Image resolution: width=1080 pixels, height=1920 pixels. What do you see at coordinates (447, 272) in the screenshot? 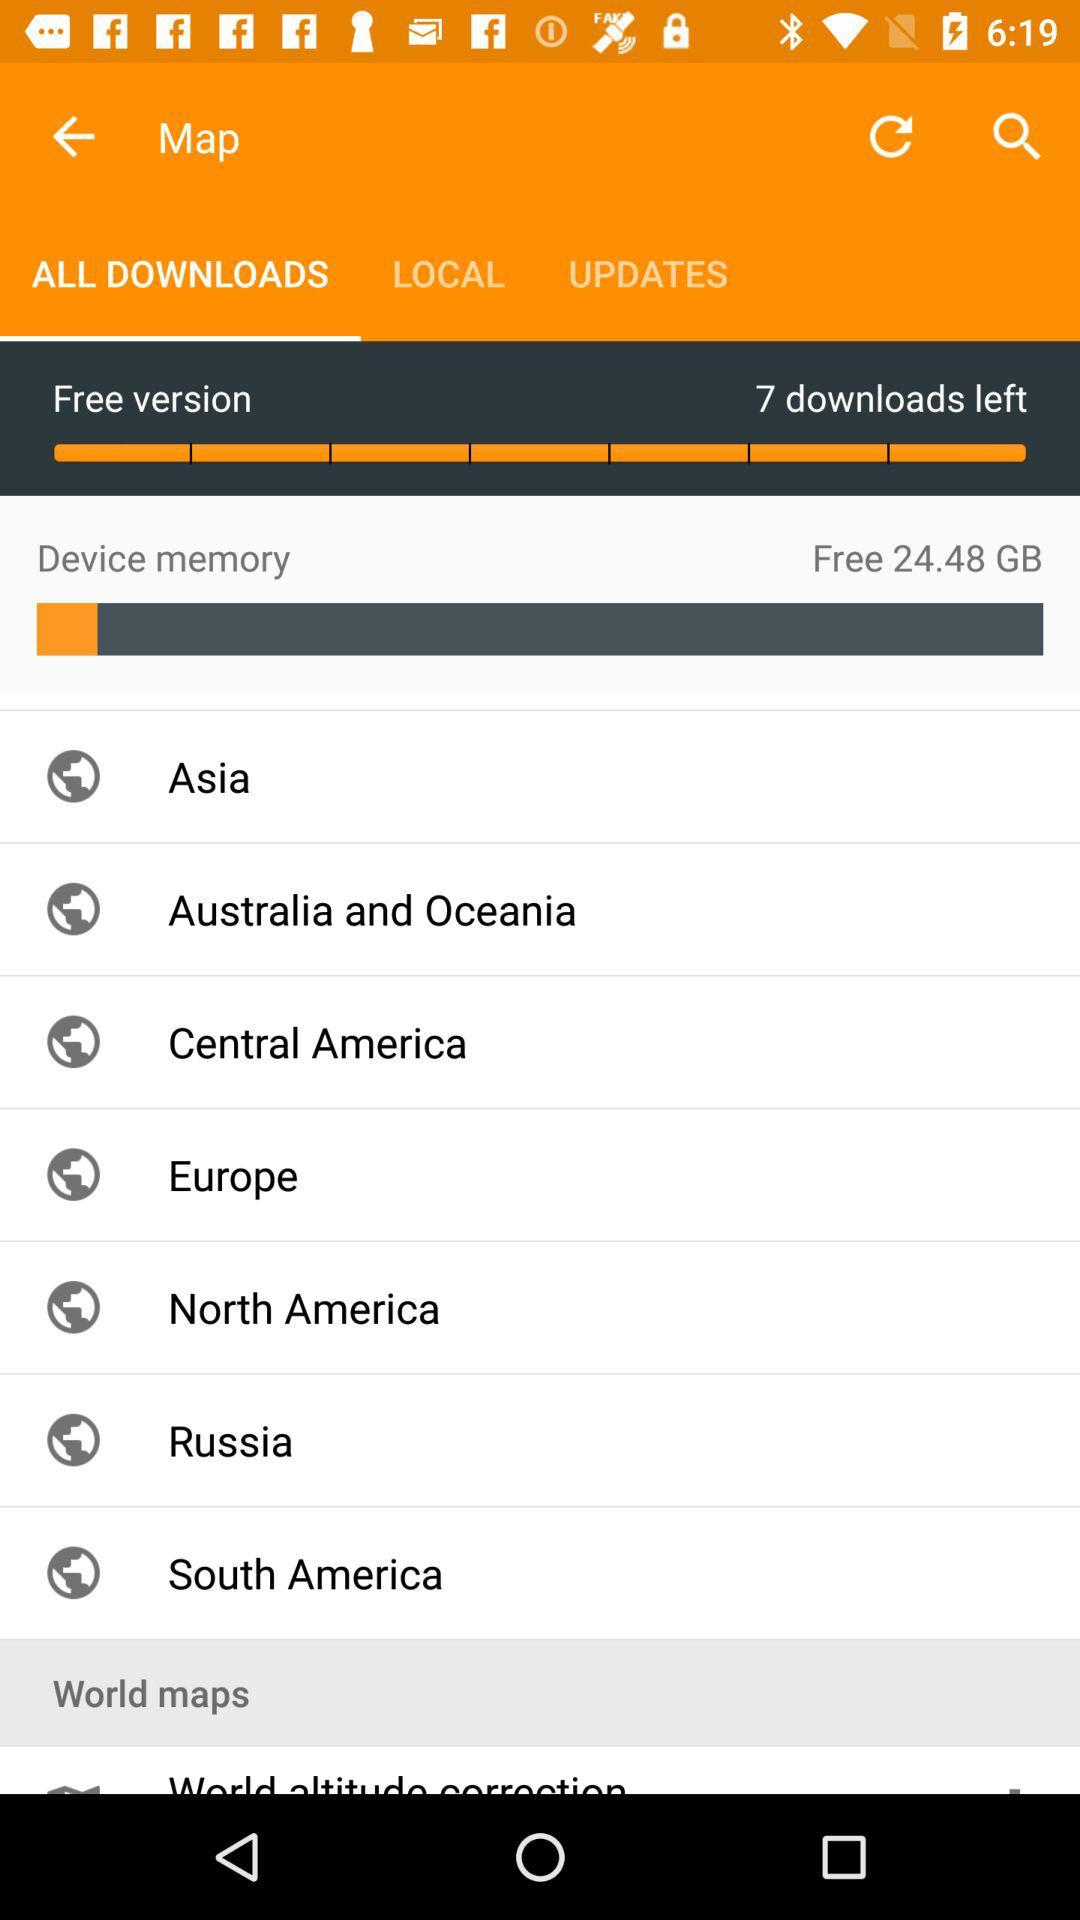
I see `the icon to the left of updates` at bounding box center [447, 272].